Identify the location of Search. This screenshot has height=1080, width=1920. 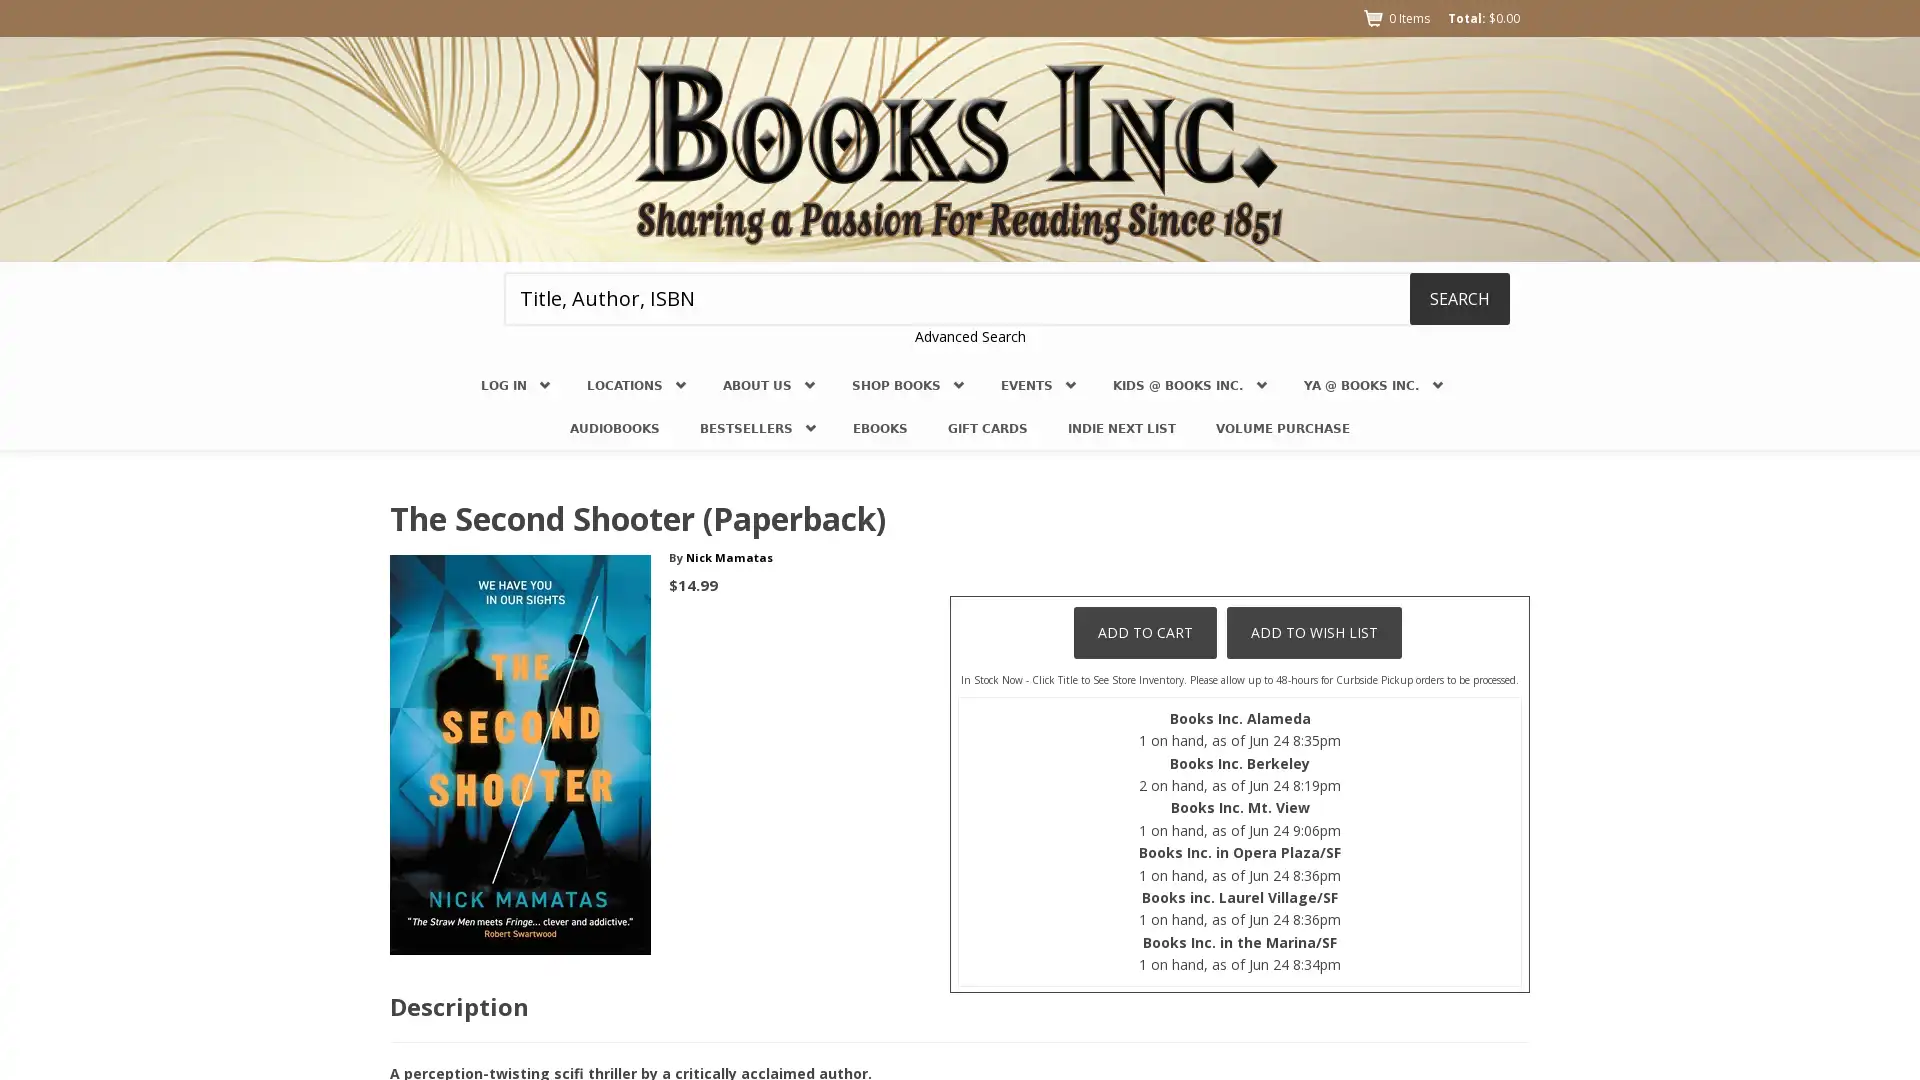
(1459, 297).